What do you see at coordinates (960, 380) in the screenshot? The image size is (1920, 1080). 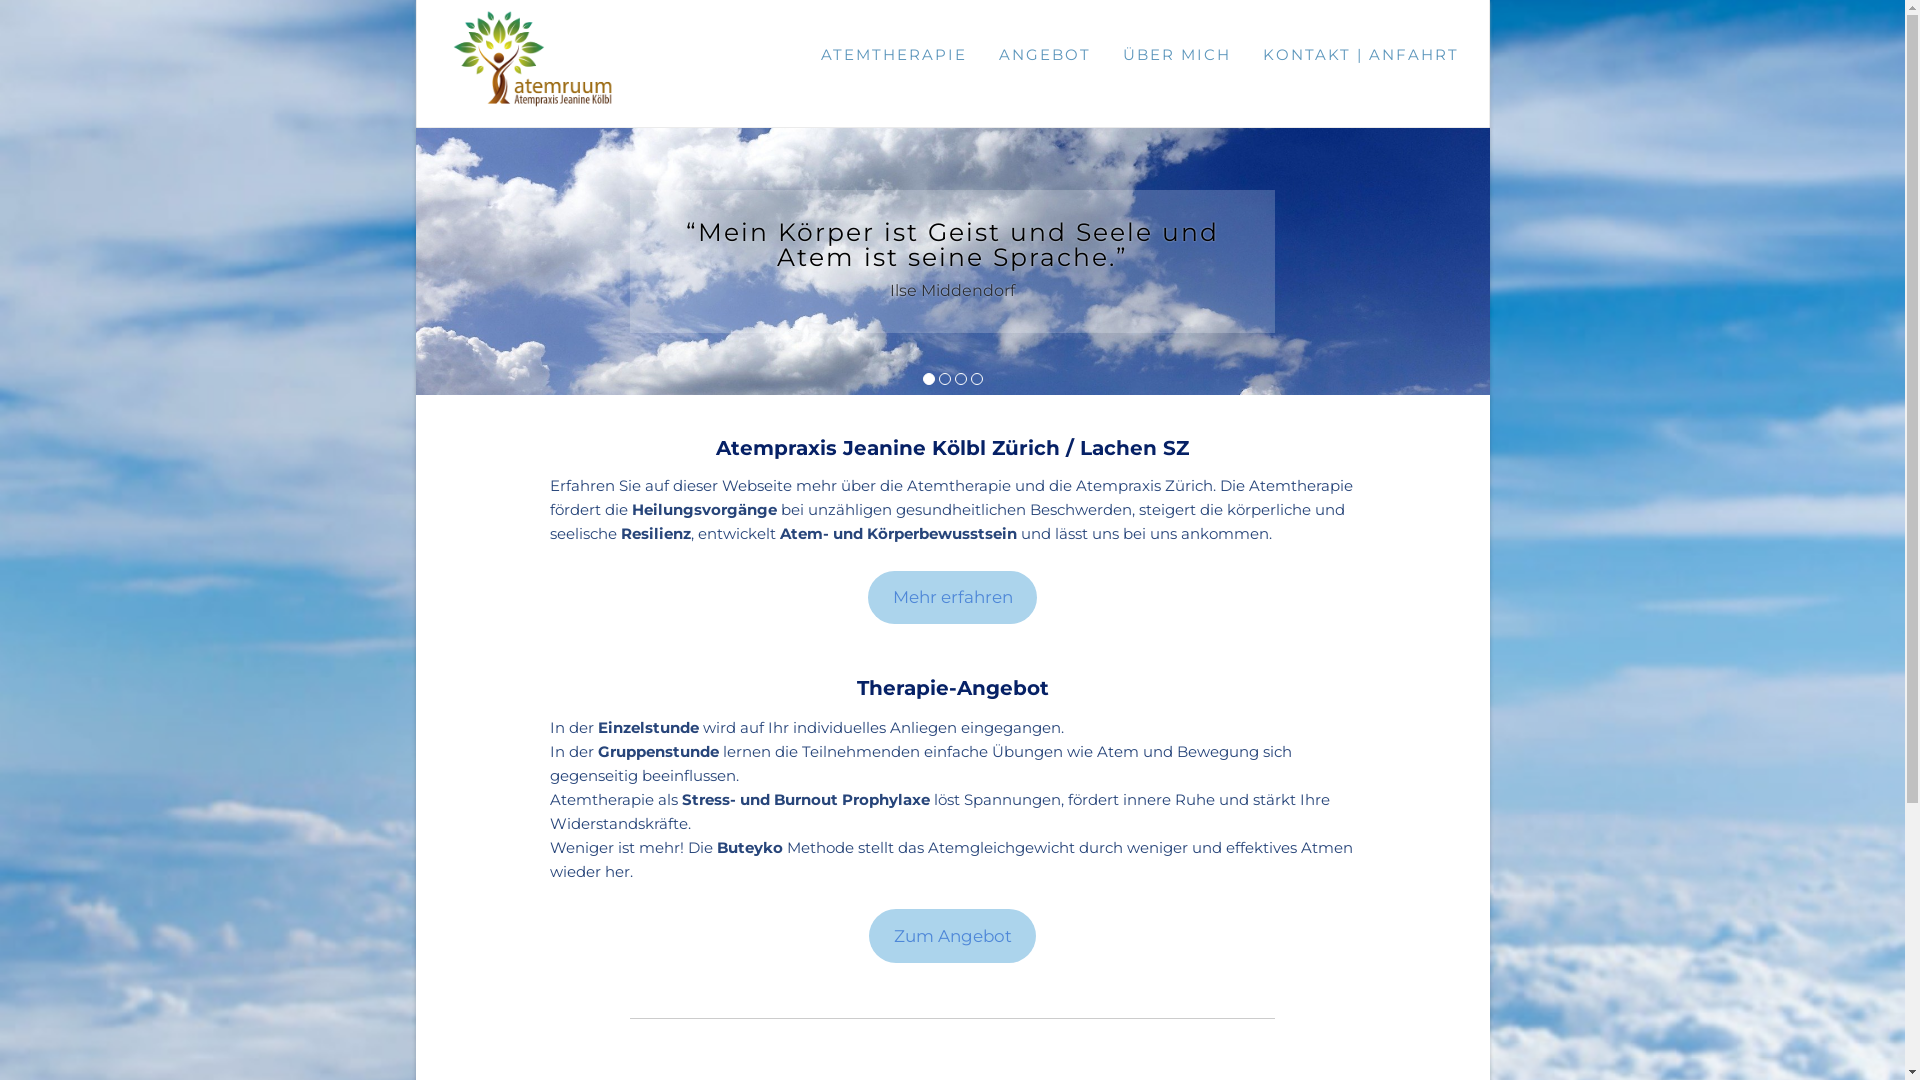 I see `'3'` at bounding box center [960, 380].